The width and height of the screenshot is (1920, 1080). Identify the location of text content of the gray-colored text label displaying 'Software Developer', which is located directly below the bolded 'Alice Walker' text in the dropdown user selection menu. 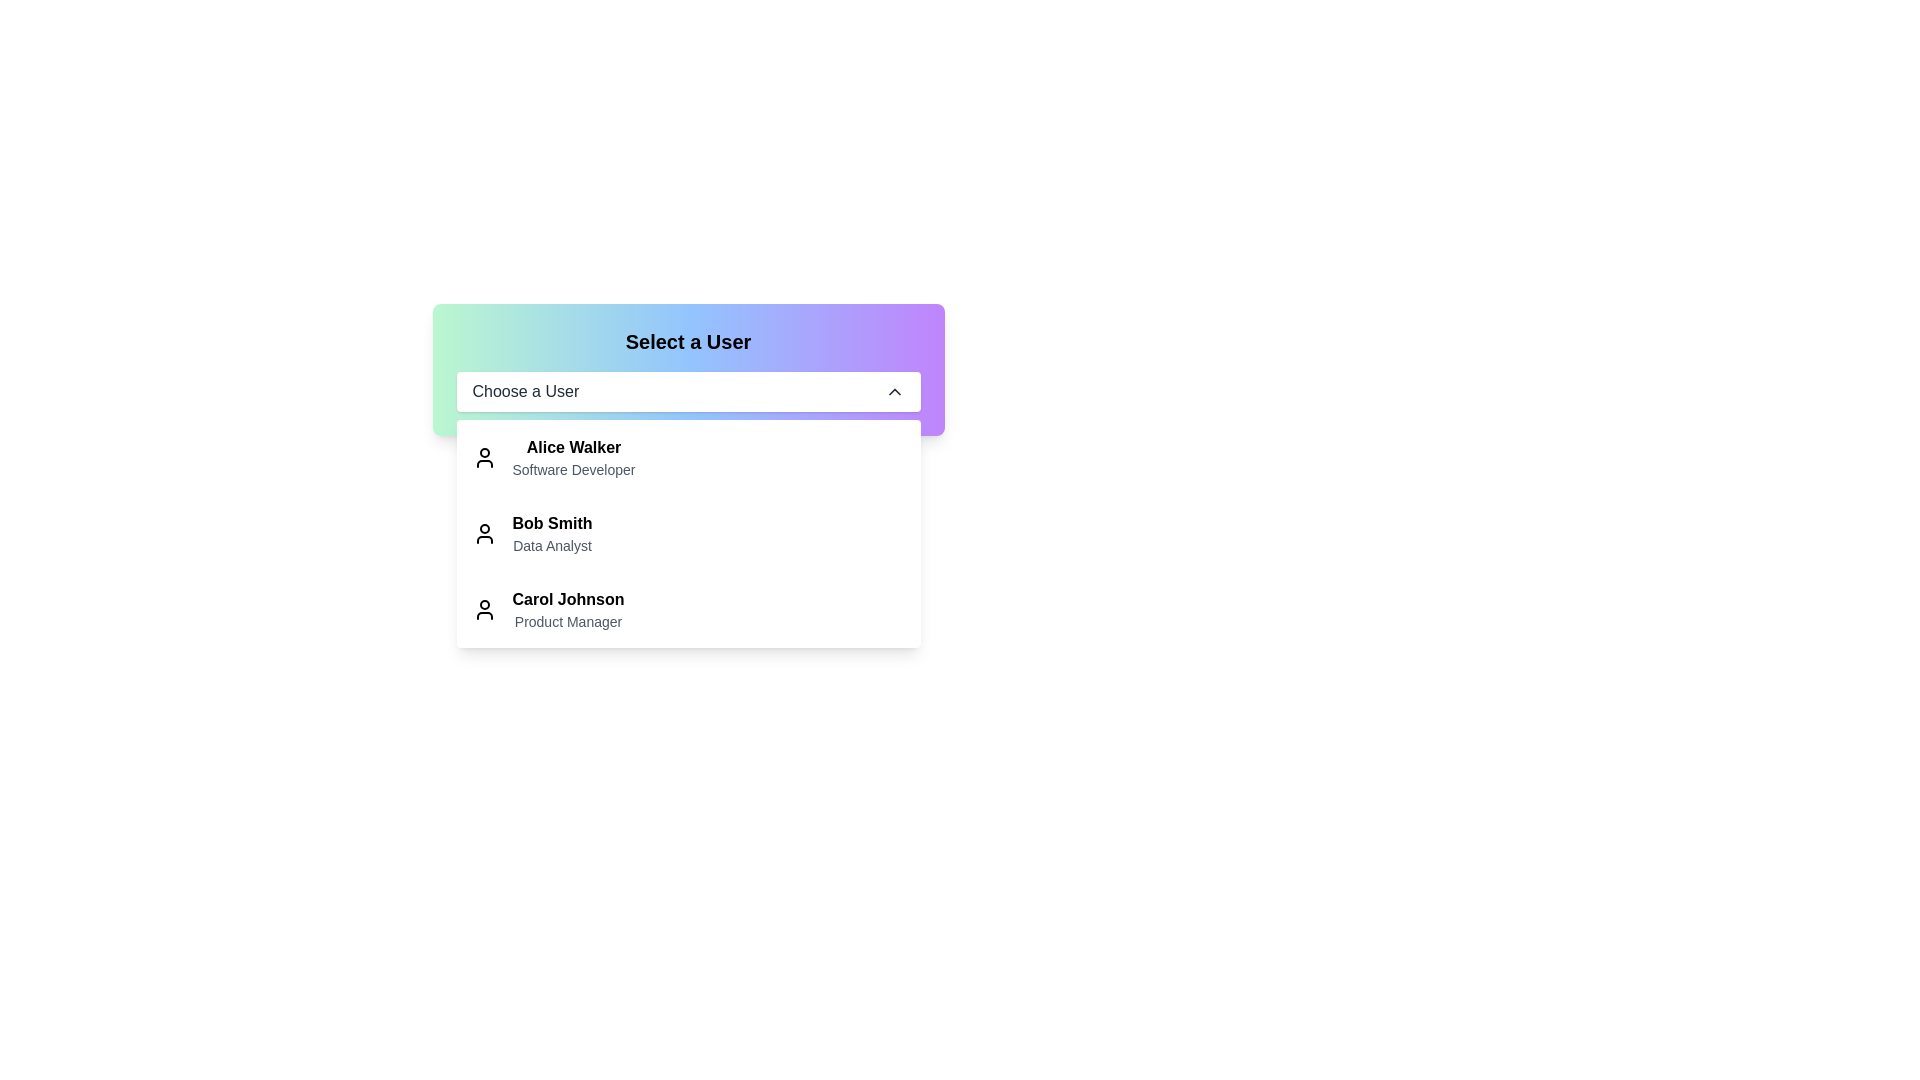
(572, 470).